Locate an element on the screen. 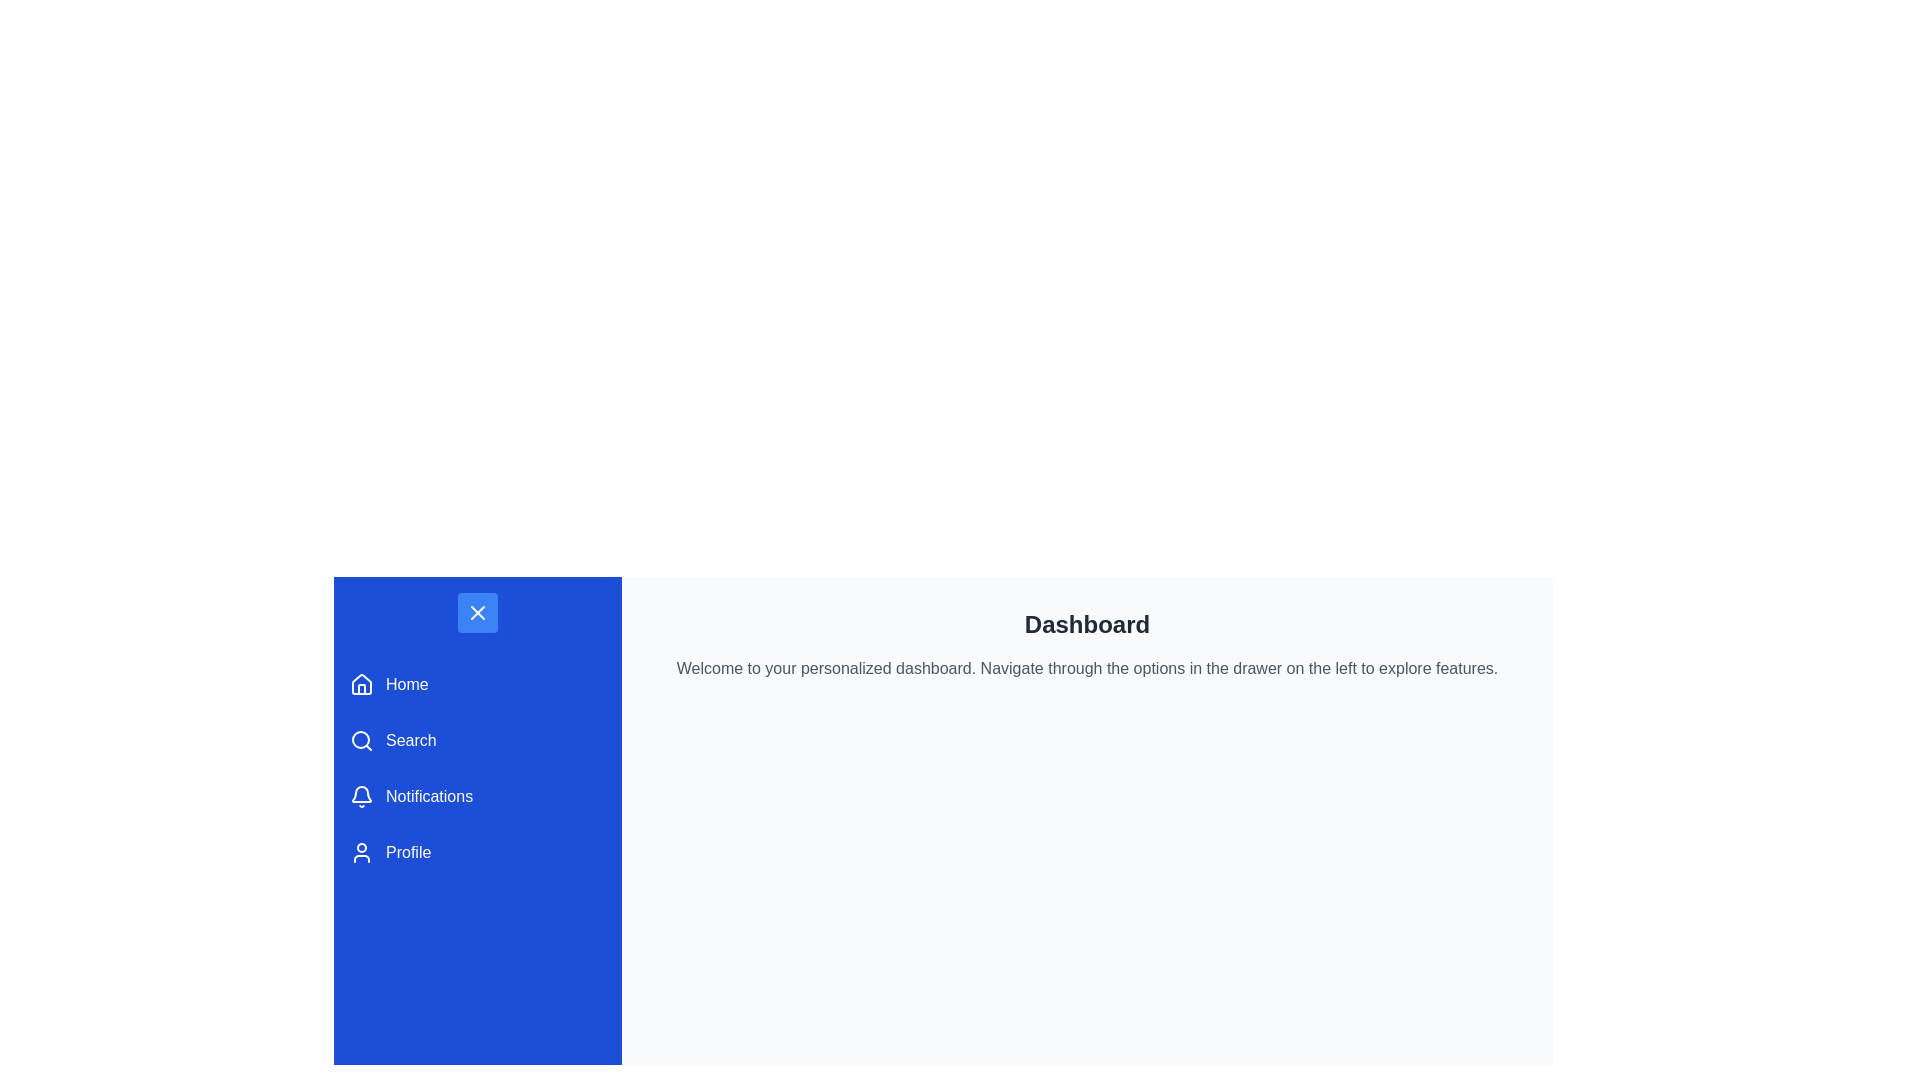  the 'Home' button with a blue background in the vertical navigation menu to change its appearance is located at coordinates (477, 684).